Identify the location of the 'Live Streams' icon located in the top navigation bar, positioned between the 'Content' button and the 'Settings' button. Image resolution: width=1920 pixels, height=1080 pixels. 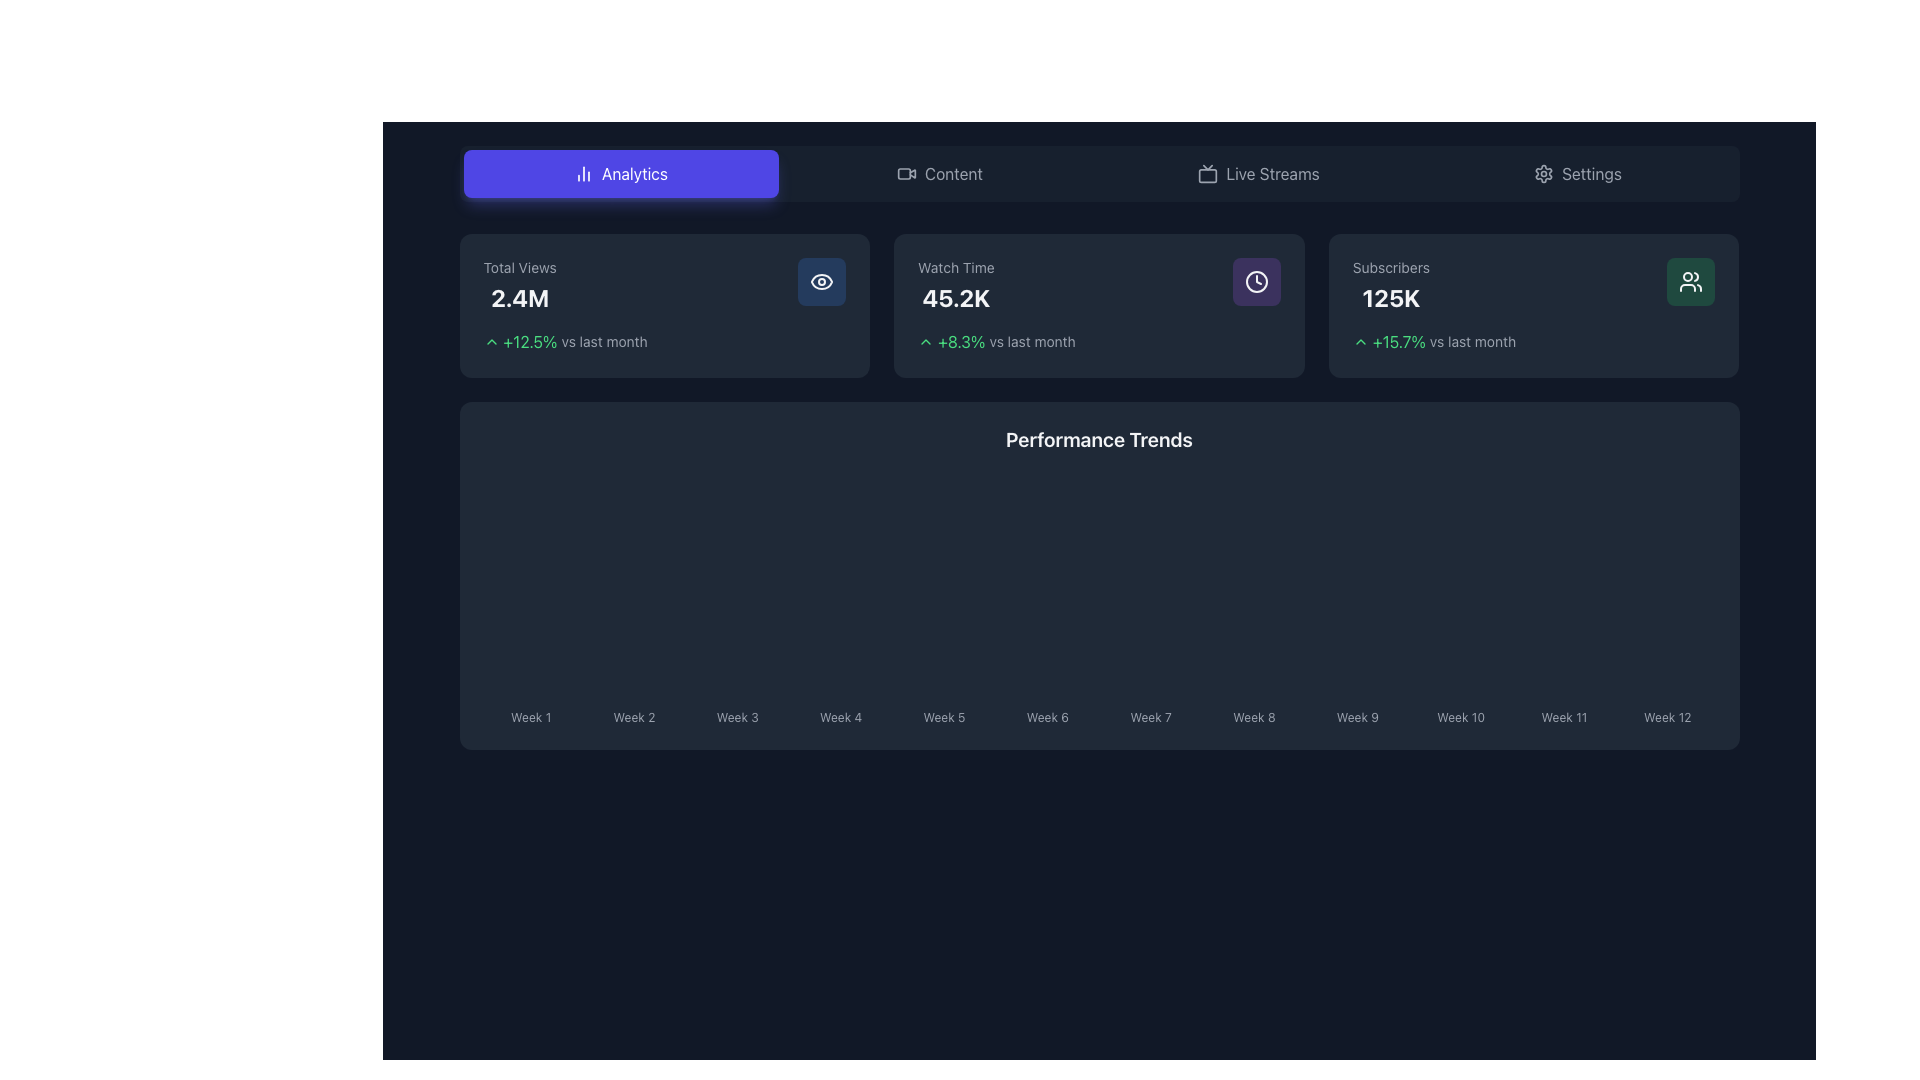
(1207, 172).